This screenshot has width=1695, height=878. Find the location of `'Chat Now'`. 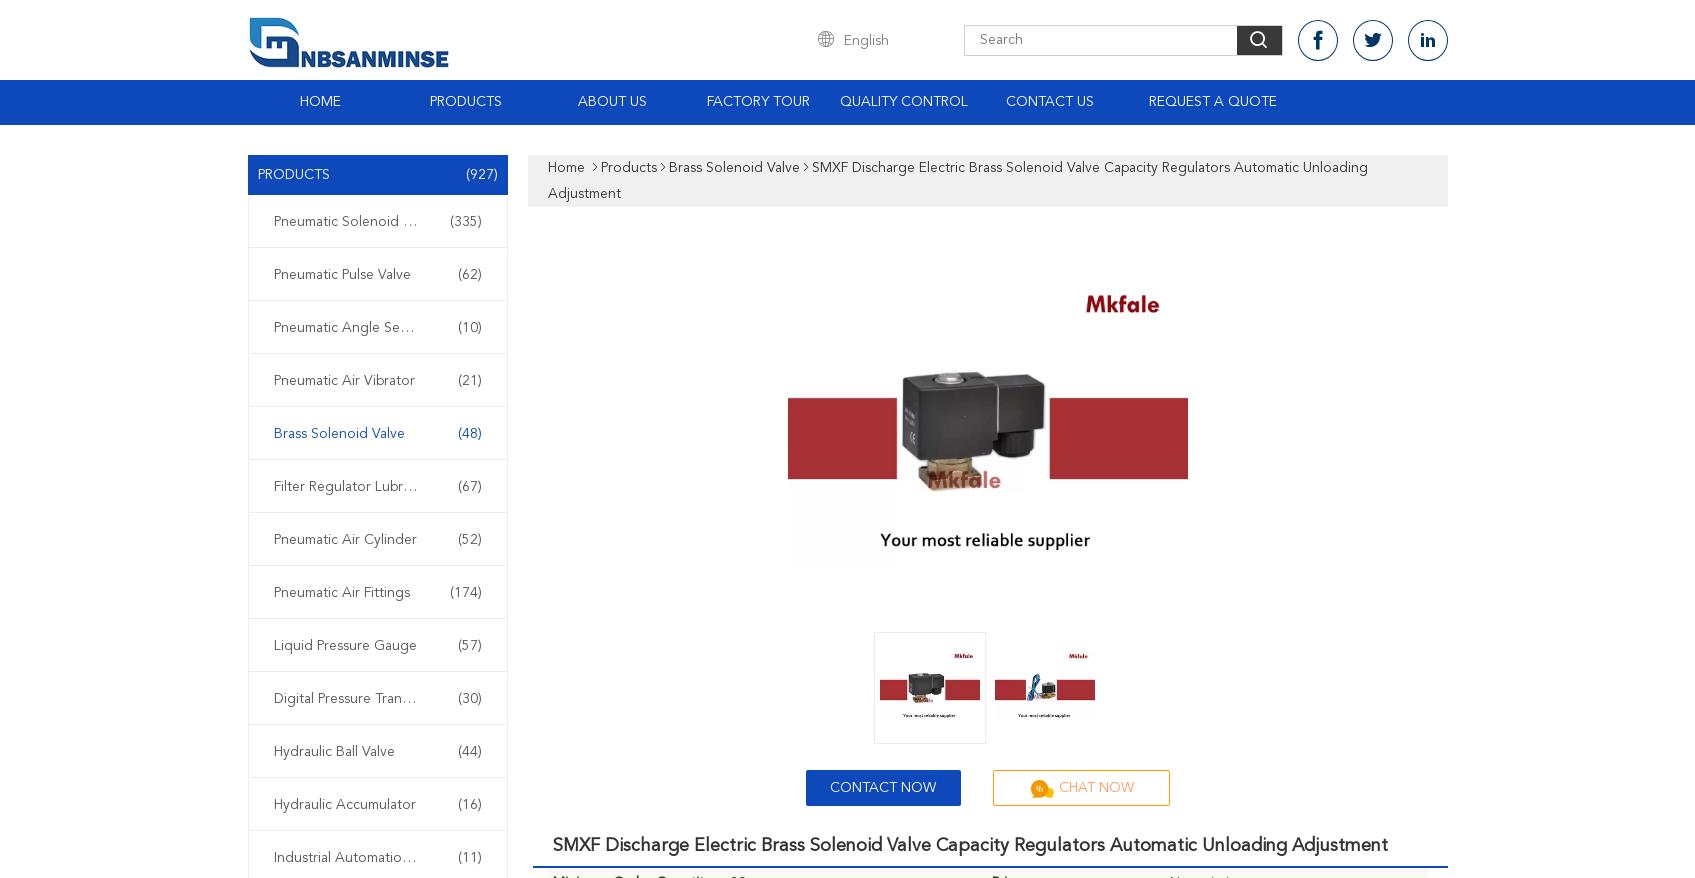

'Chat Now' is located at coordinates (1095, 788).